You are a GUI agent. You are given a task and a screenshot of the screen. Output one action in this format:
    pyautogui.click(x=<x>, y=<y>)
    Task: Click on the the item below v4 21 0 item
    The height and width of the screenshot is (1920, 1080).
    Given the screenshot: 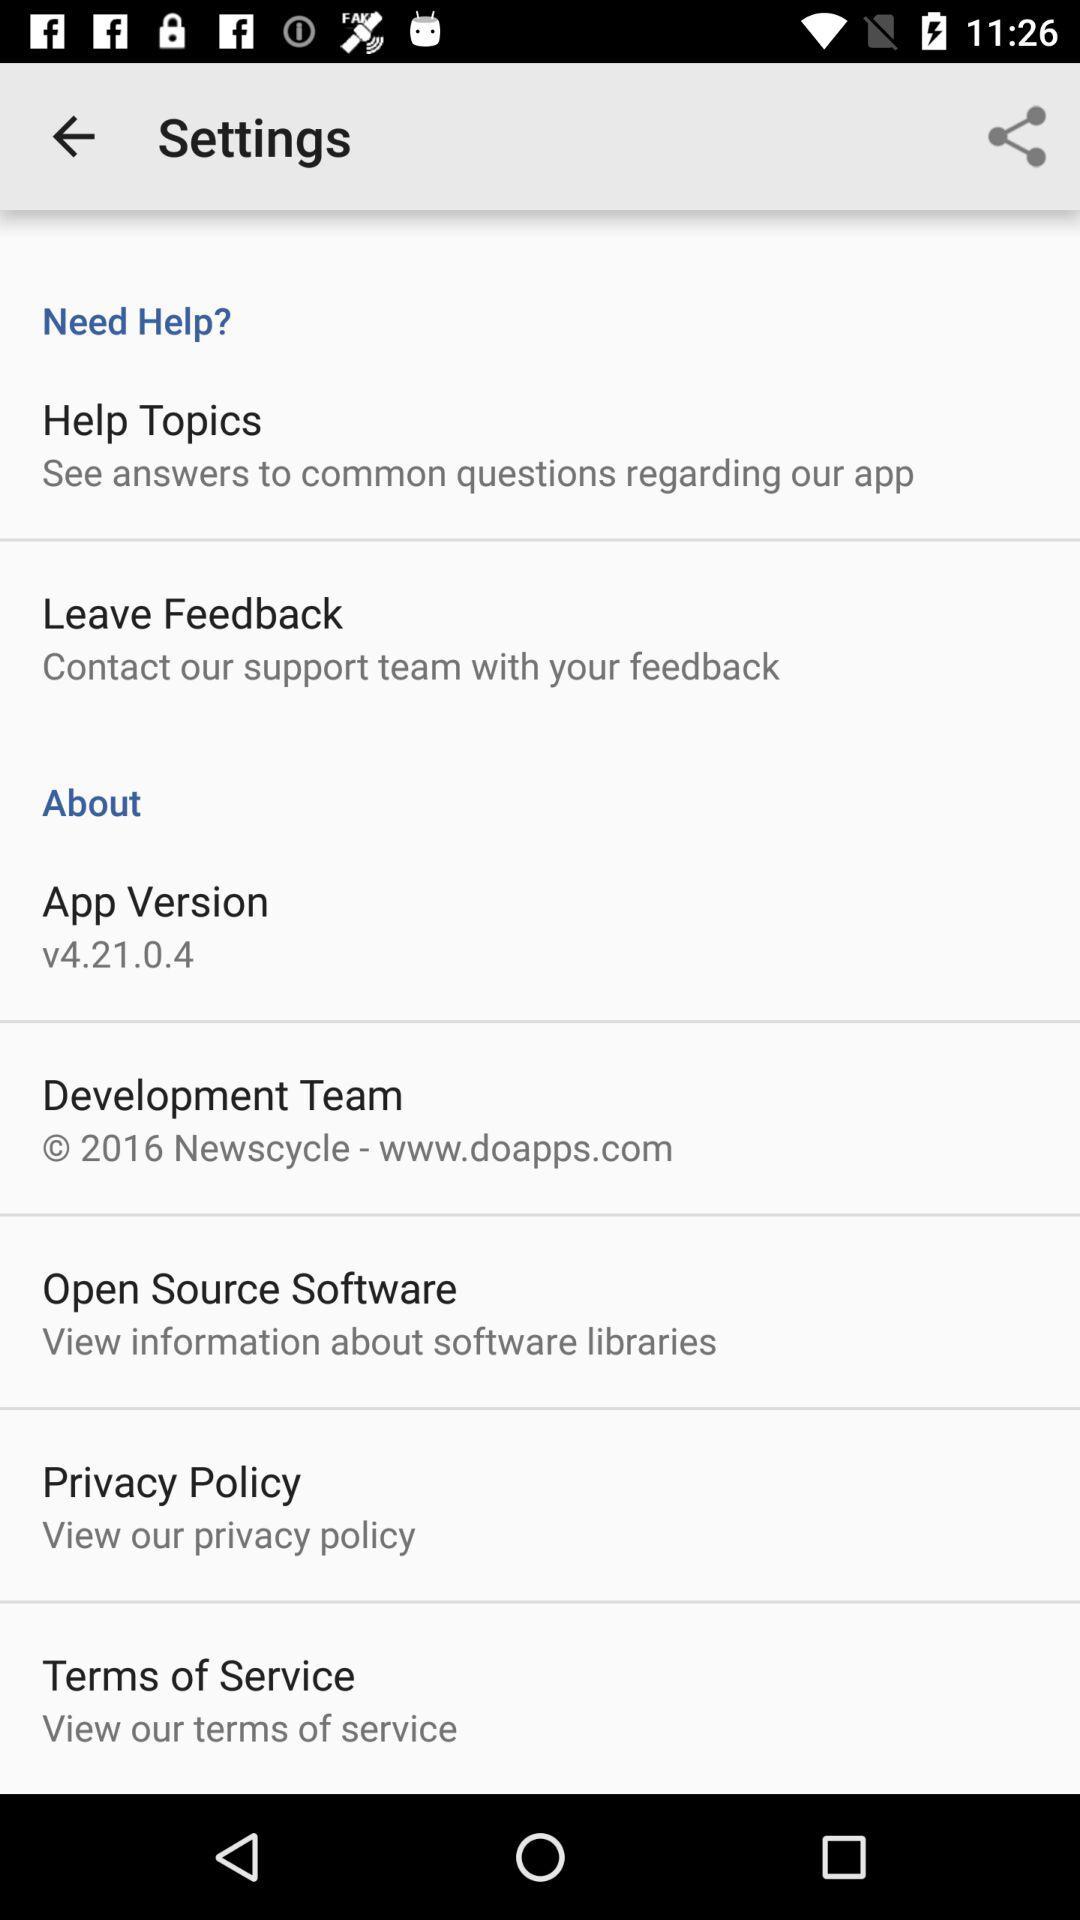 What is the action you would take?
    pyautogui.click(x=222, y=1092)
    